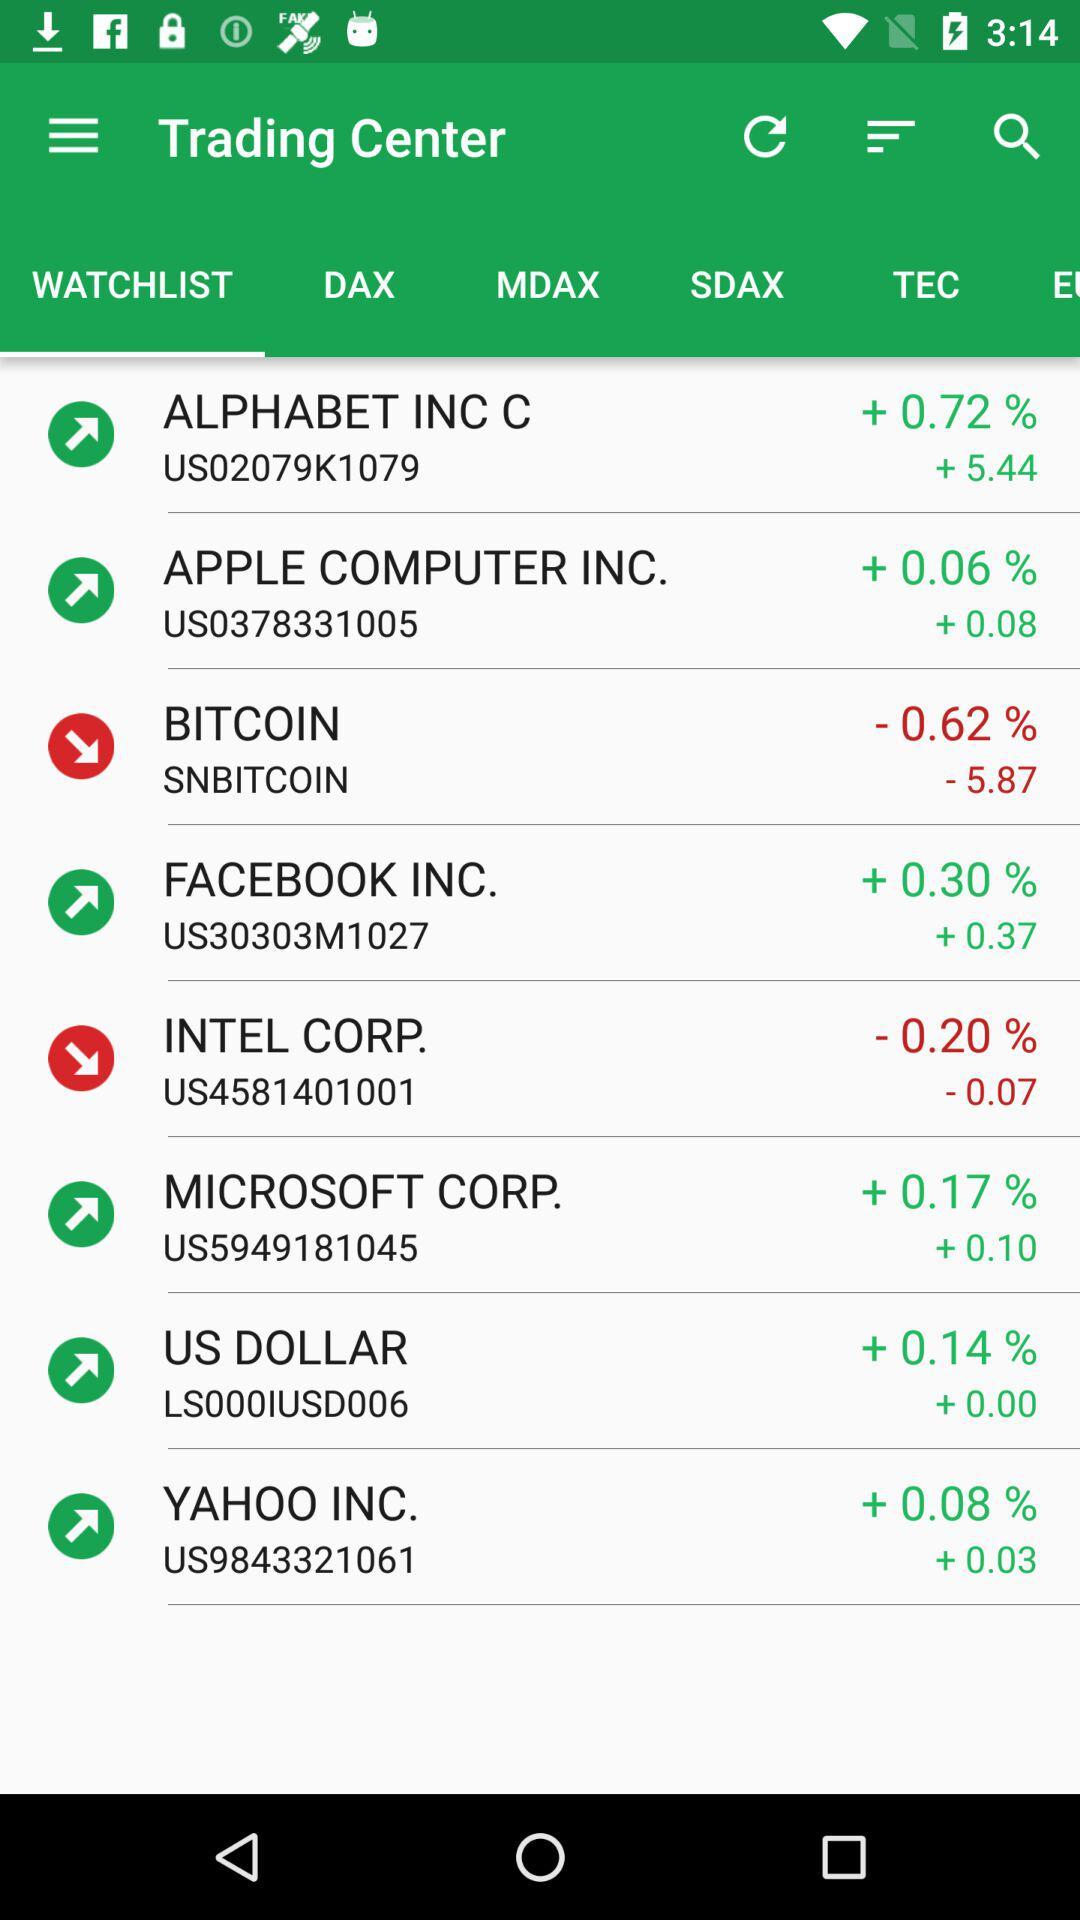  I want to click on icon next to - 5.87, so click(554, 777).